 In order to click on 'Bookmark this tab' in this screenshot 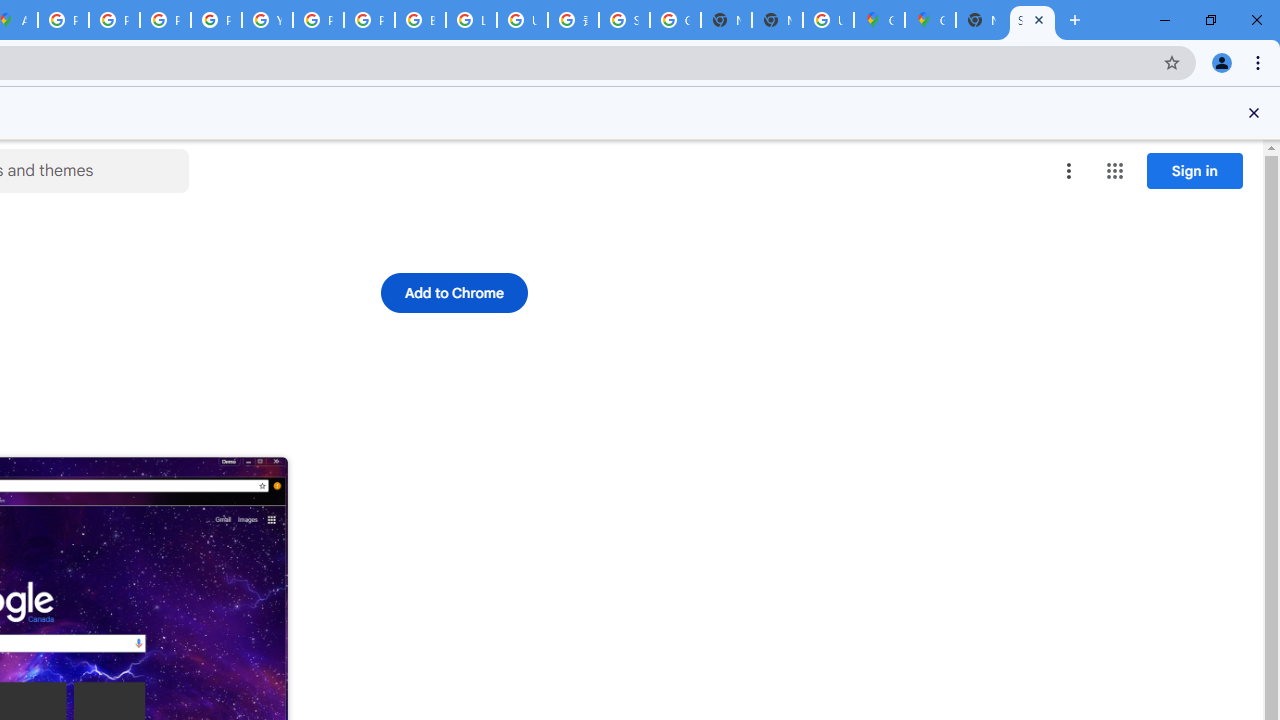, I will do `click(1171, 61)`.